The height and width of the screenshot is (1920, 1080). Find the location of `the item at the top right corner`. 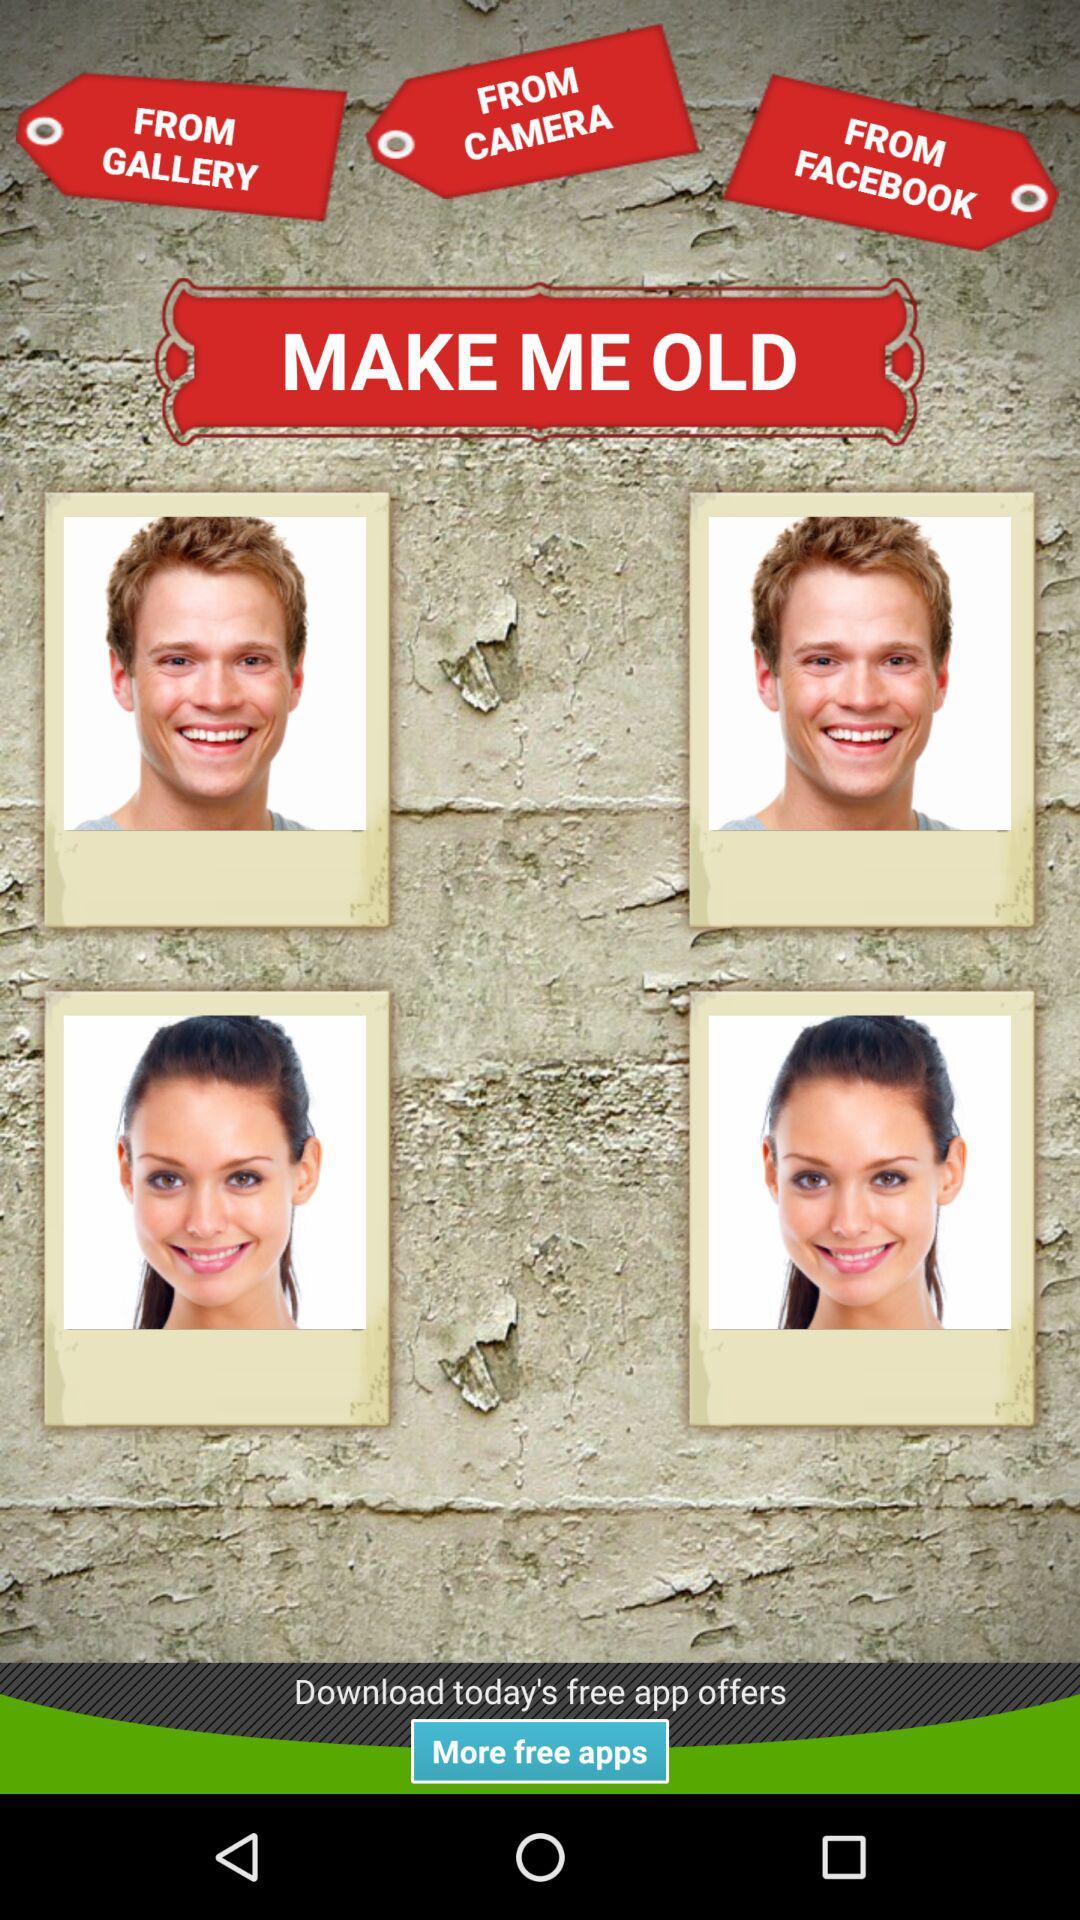

the item at the top right corner is located at coordinates (889, 162).